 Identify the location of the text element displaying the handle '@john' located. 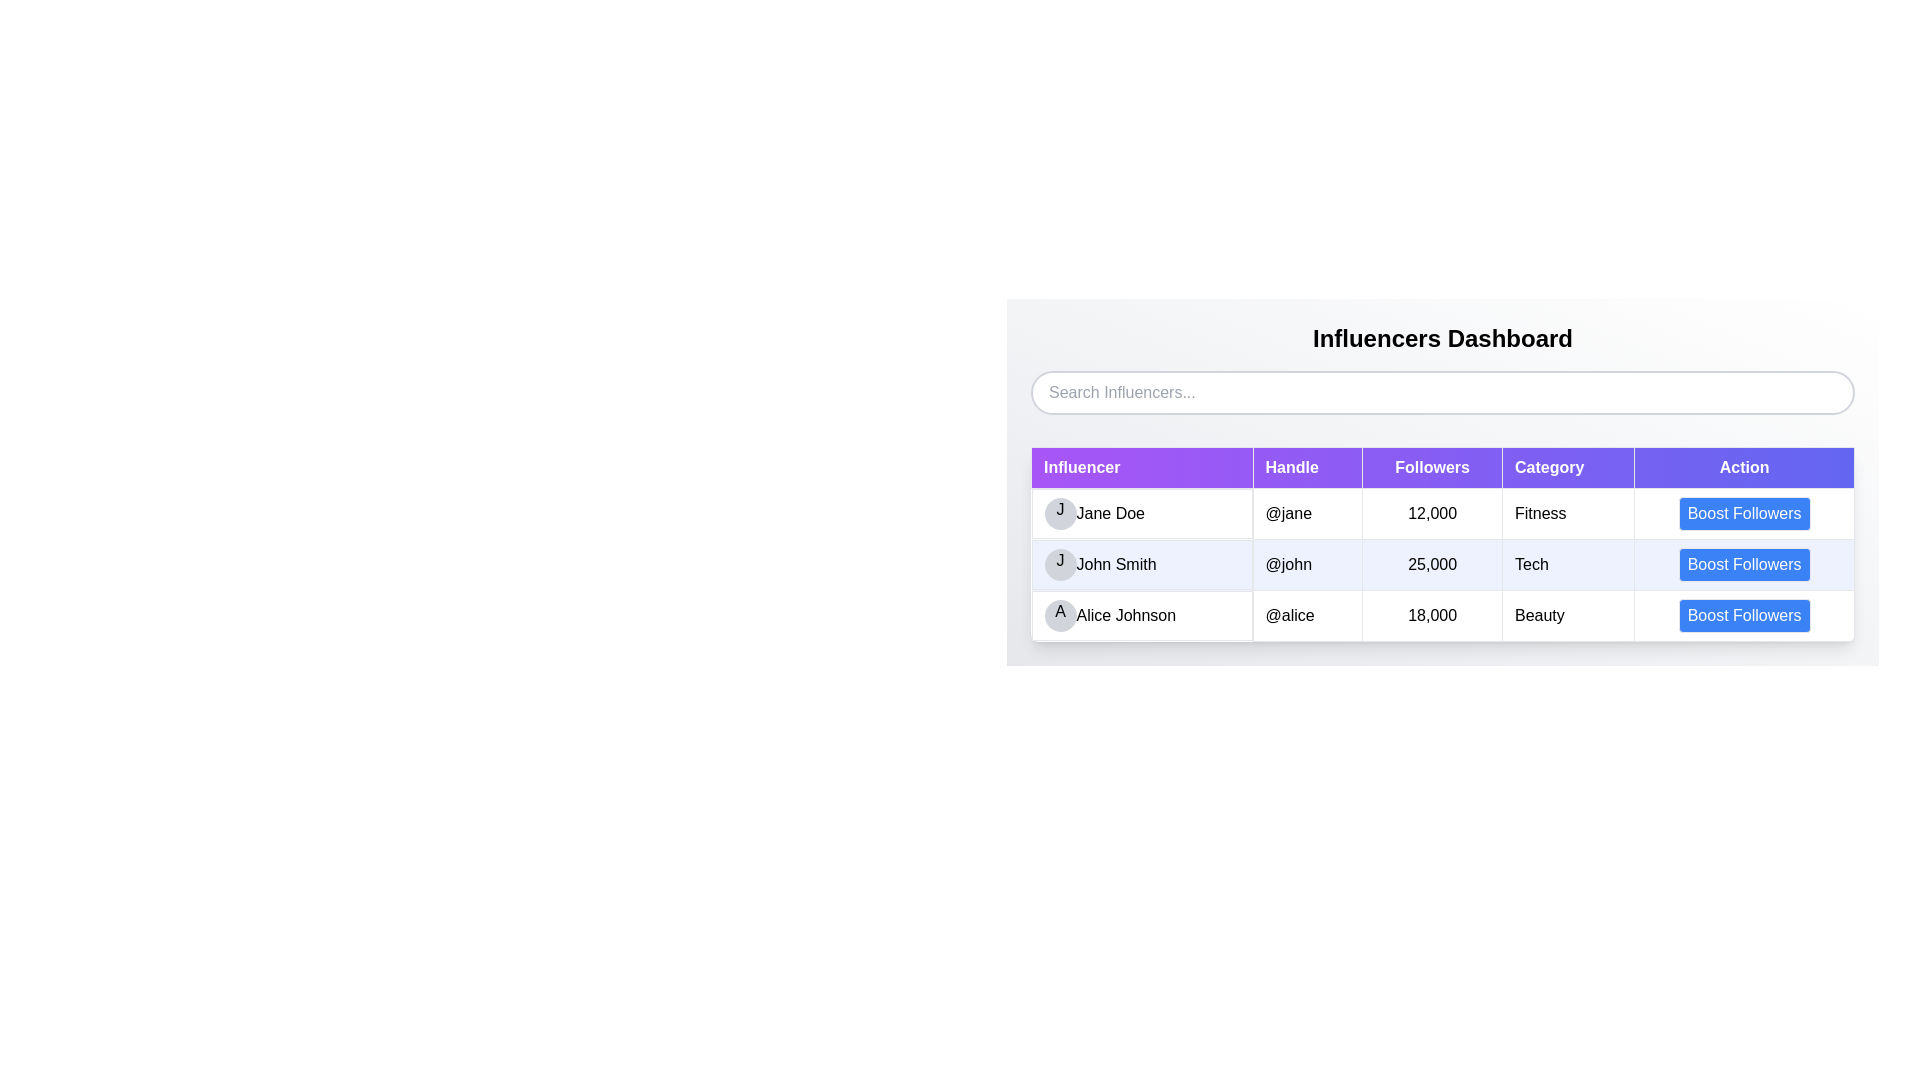
(1307, 564).